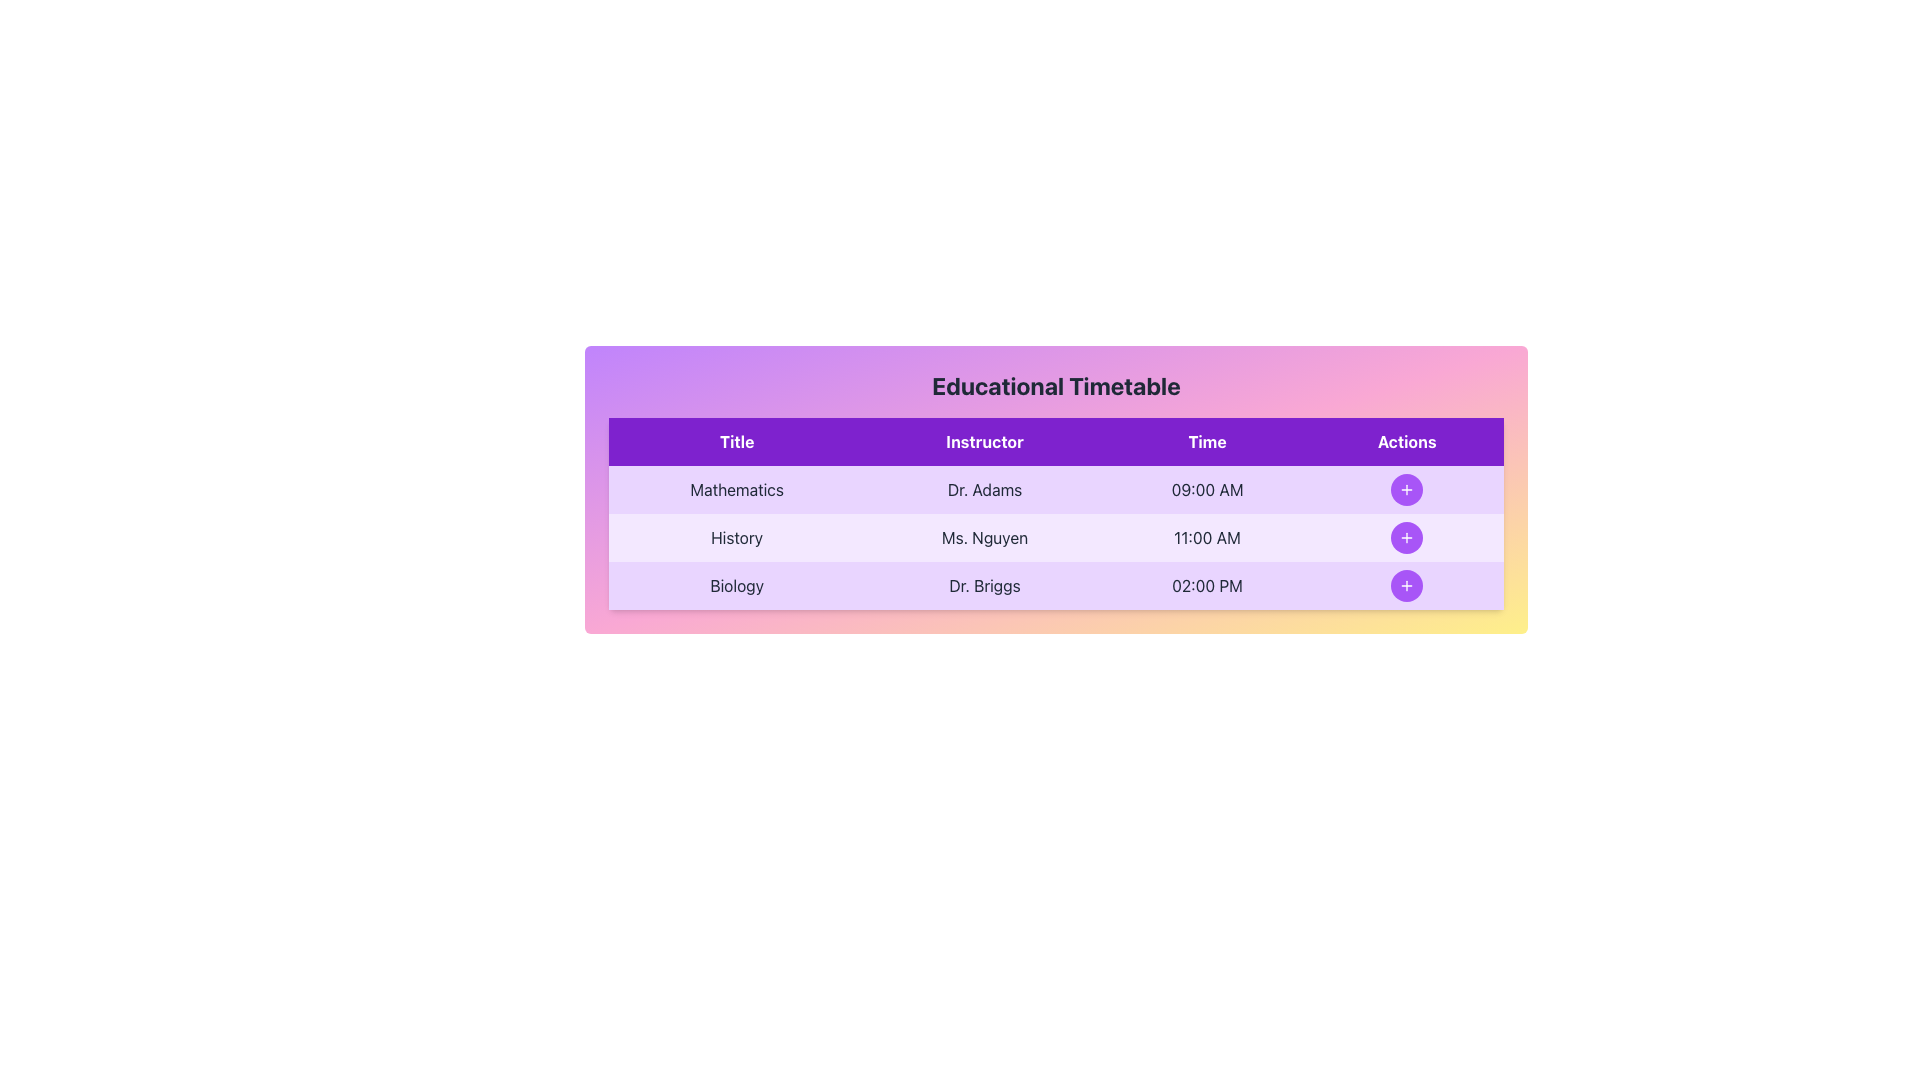  Describe the element at coordinates (1405, 585) in the screenshot. I see `the action button for the 'Biology' entry in the timetable` at that location.